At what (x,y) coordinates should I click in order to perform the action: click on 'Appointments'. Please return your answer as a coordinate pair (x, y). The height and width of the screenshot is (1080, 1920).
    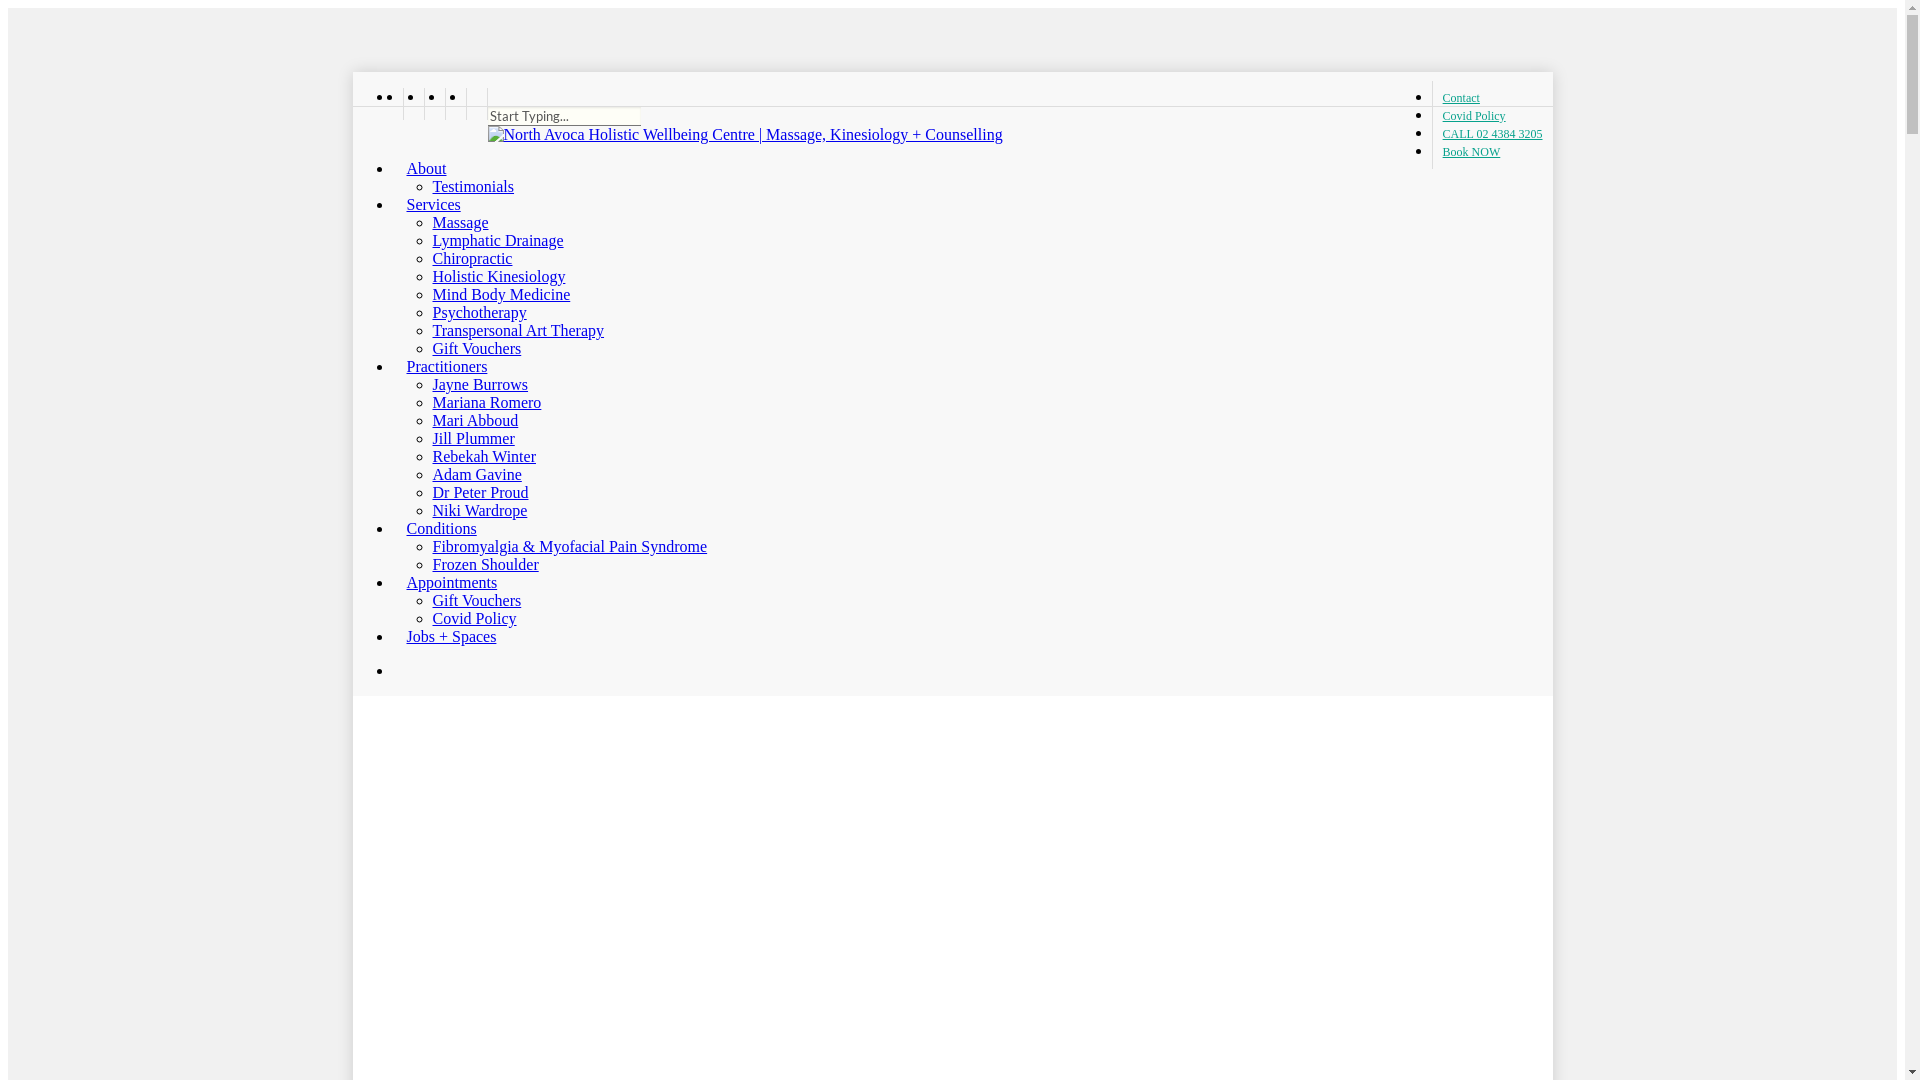
    Looking at the image, I should click on (443, 582).